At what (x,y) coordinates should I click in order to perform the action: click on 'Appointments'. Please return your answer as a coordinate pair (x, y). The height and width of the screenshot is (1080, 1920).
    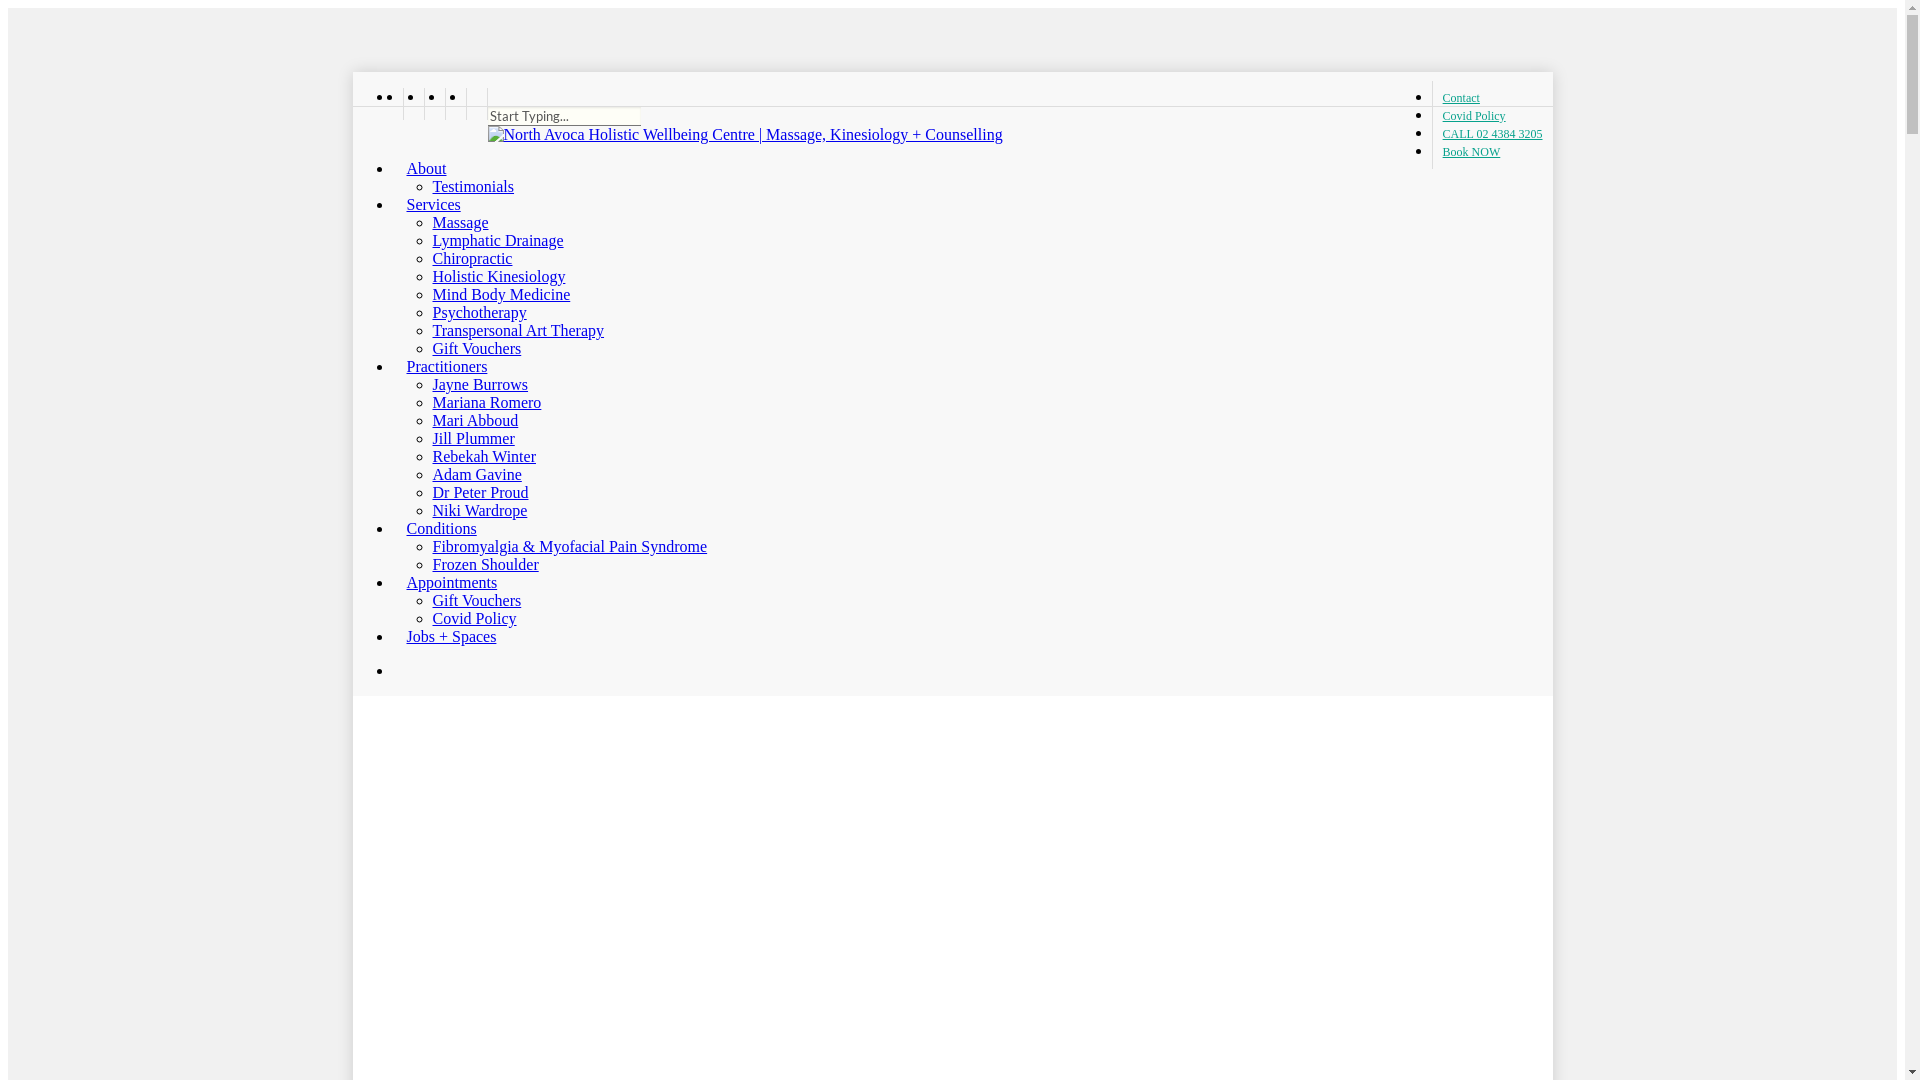
    Looking at the image, I should click on (443, 582).